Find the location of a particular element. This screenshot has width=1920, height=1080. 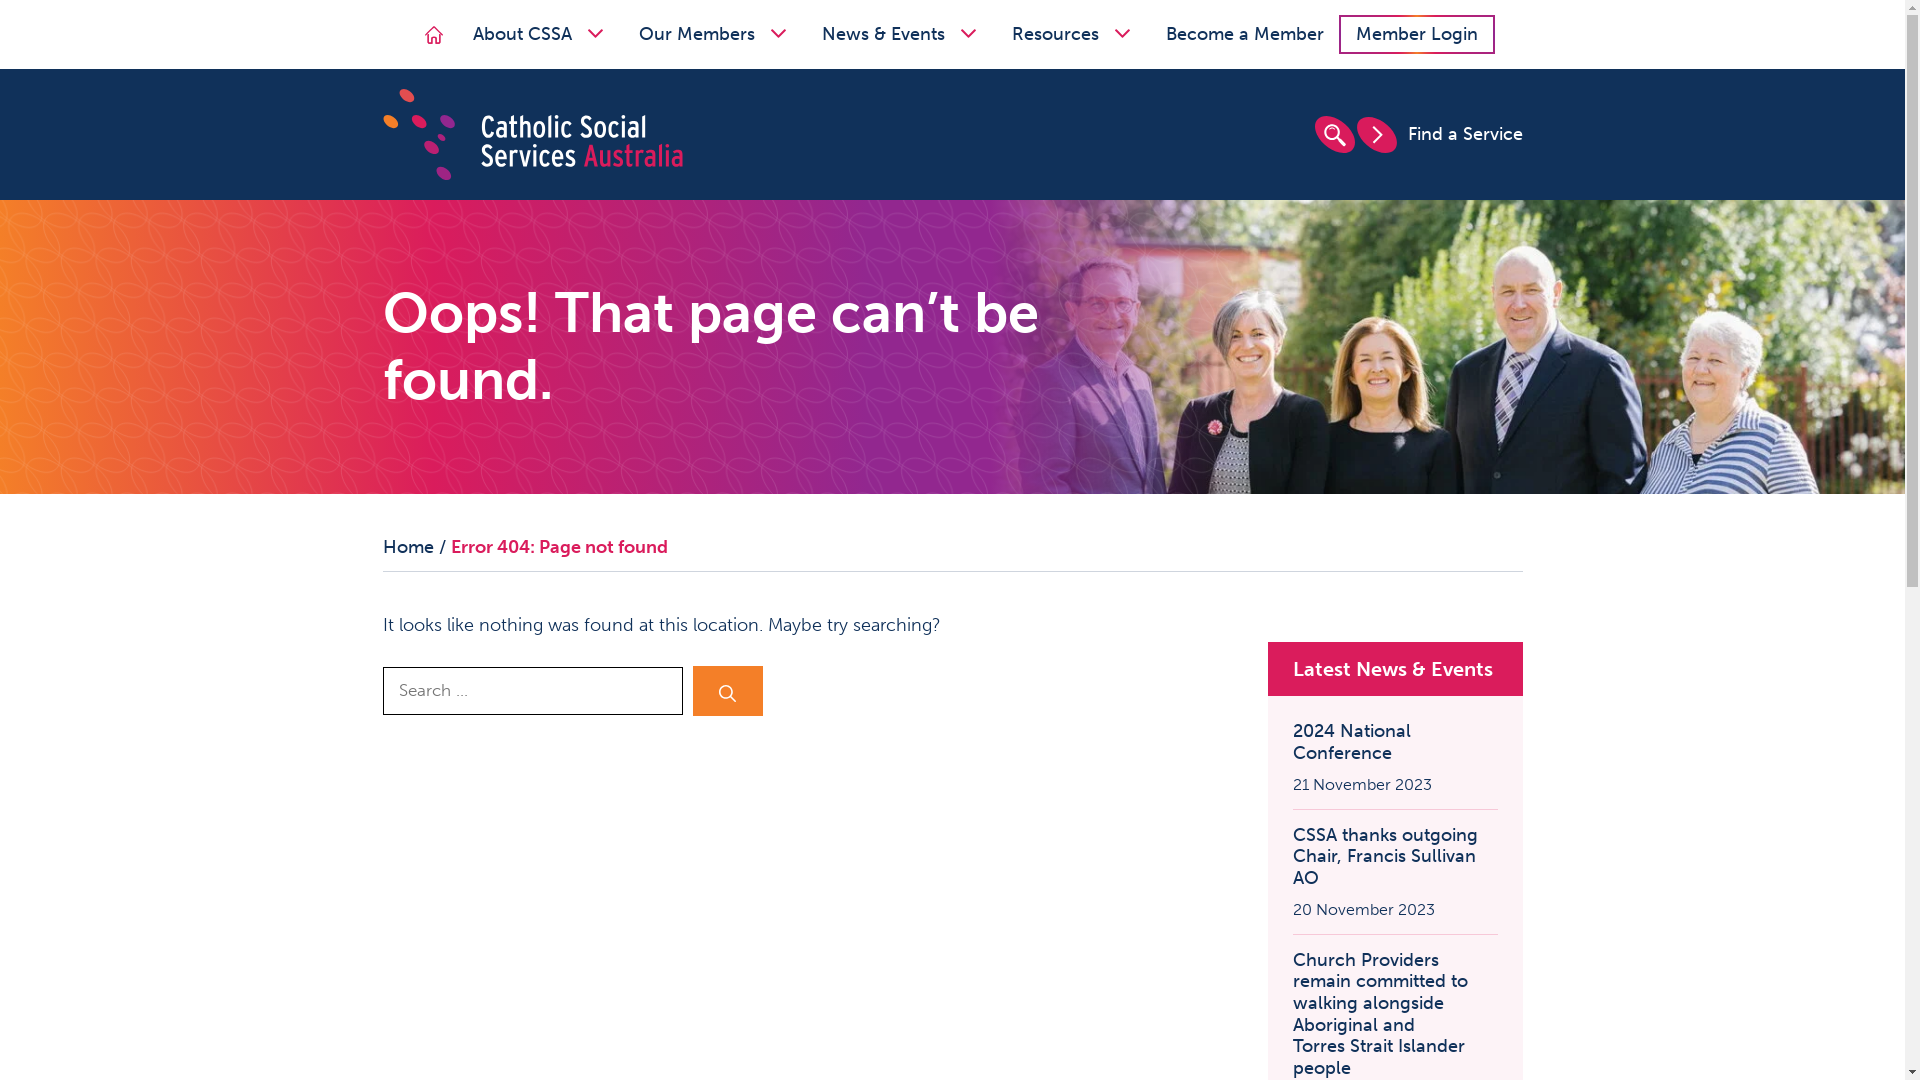

'Latest News & Events' is located at coordinates (1291, 668).